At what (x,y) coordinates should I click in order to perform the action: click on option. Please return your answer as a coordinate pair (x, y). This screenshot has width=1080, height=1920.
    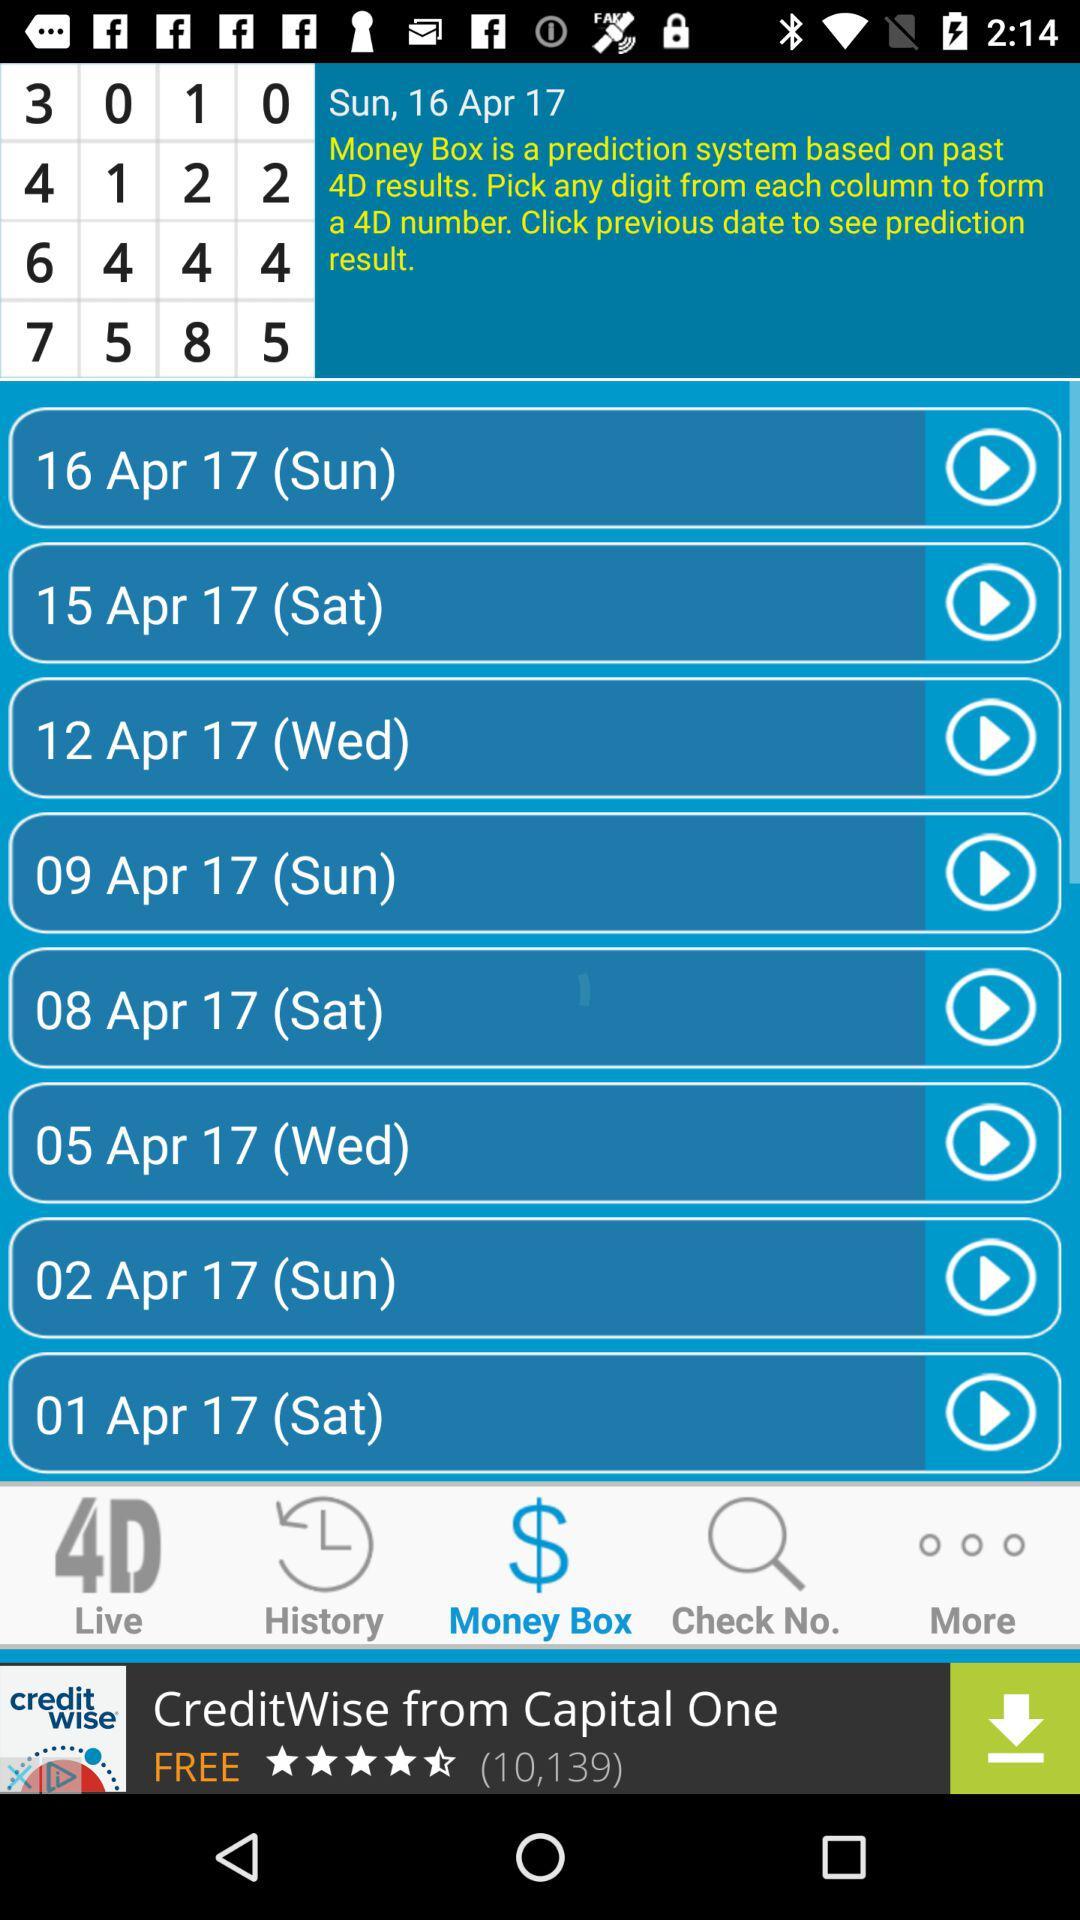
    Looking at the image, I should click on (540, 1727).